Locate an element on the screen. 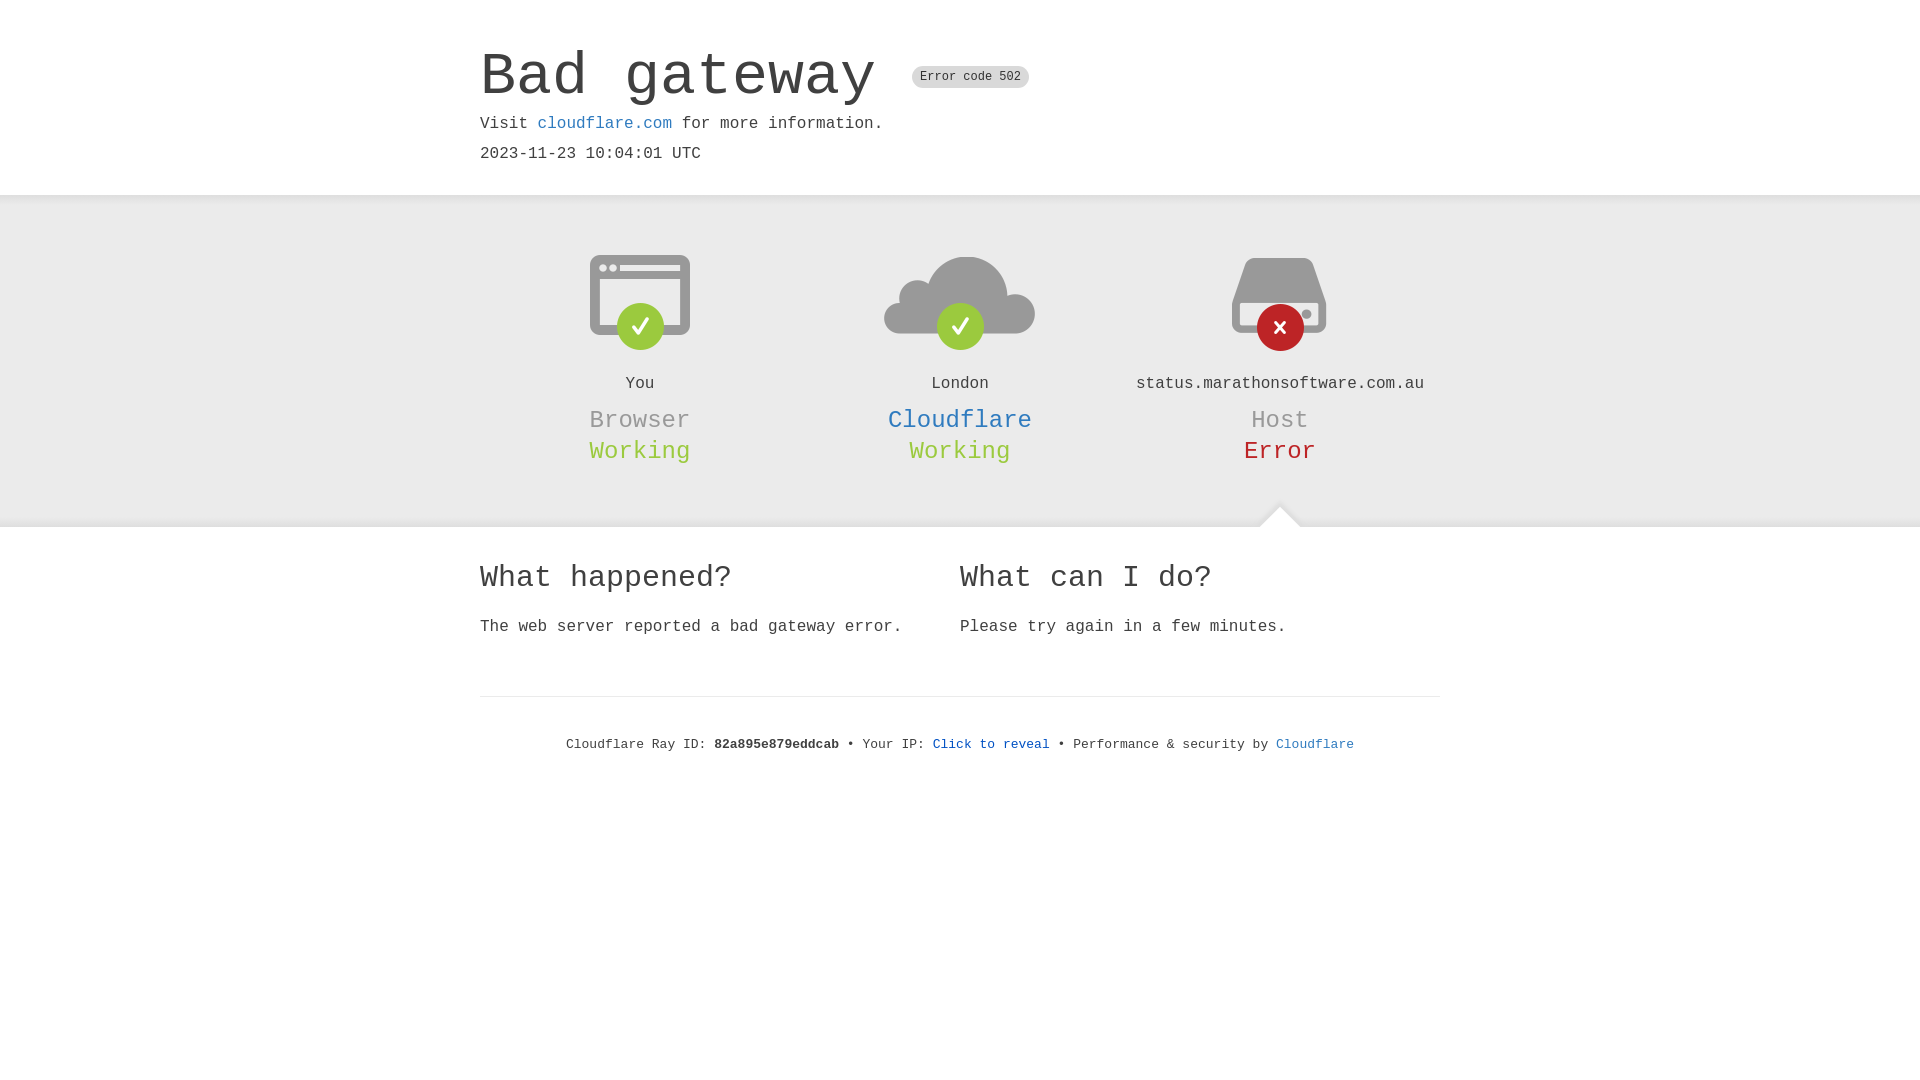 The image size is (1920, 1080). 'Cloudflare' is located at coordinates (1315, 744).